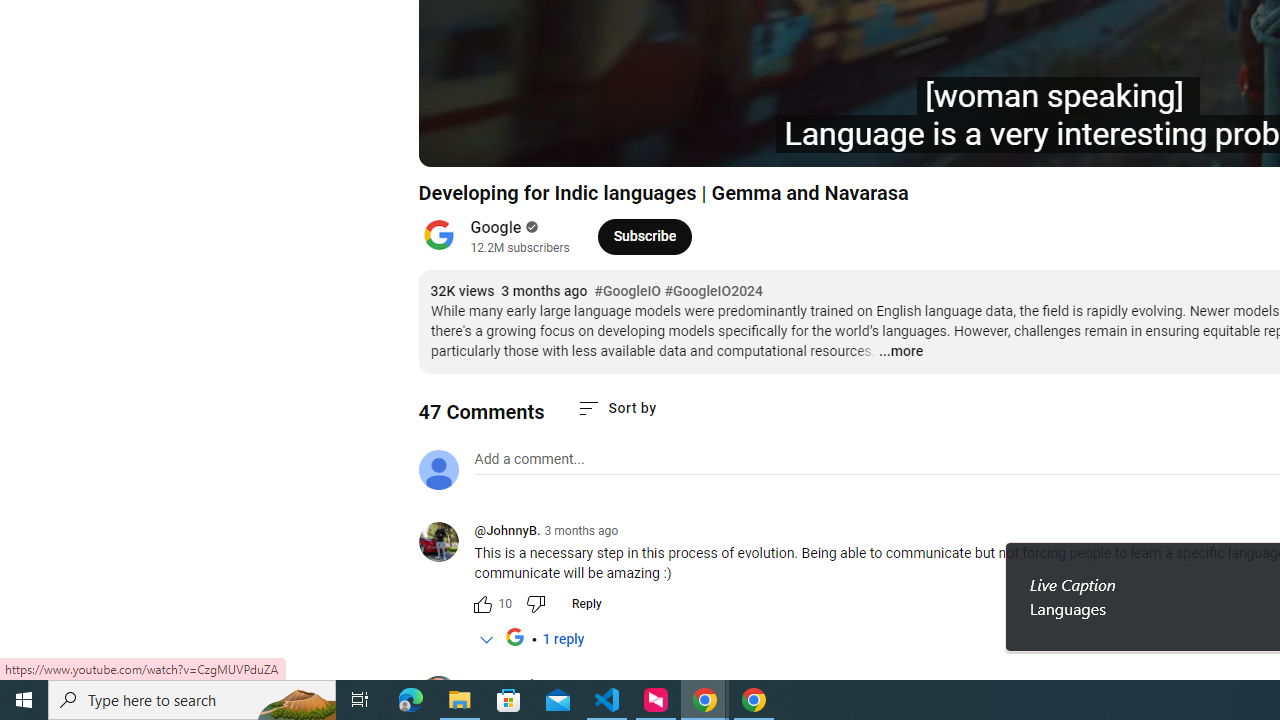 Image resolution: width=1280 pixels, height=720 pixels. What do you see at coordinates (507, 531) in the screenshot?
I see `'@JohnnyB.'` at bounding box center [507, 531].